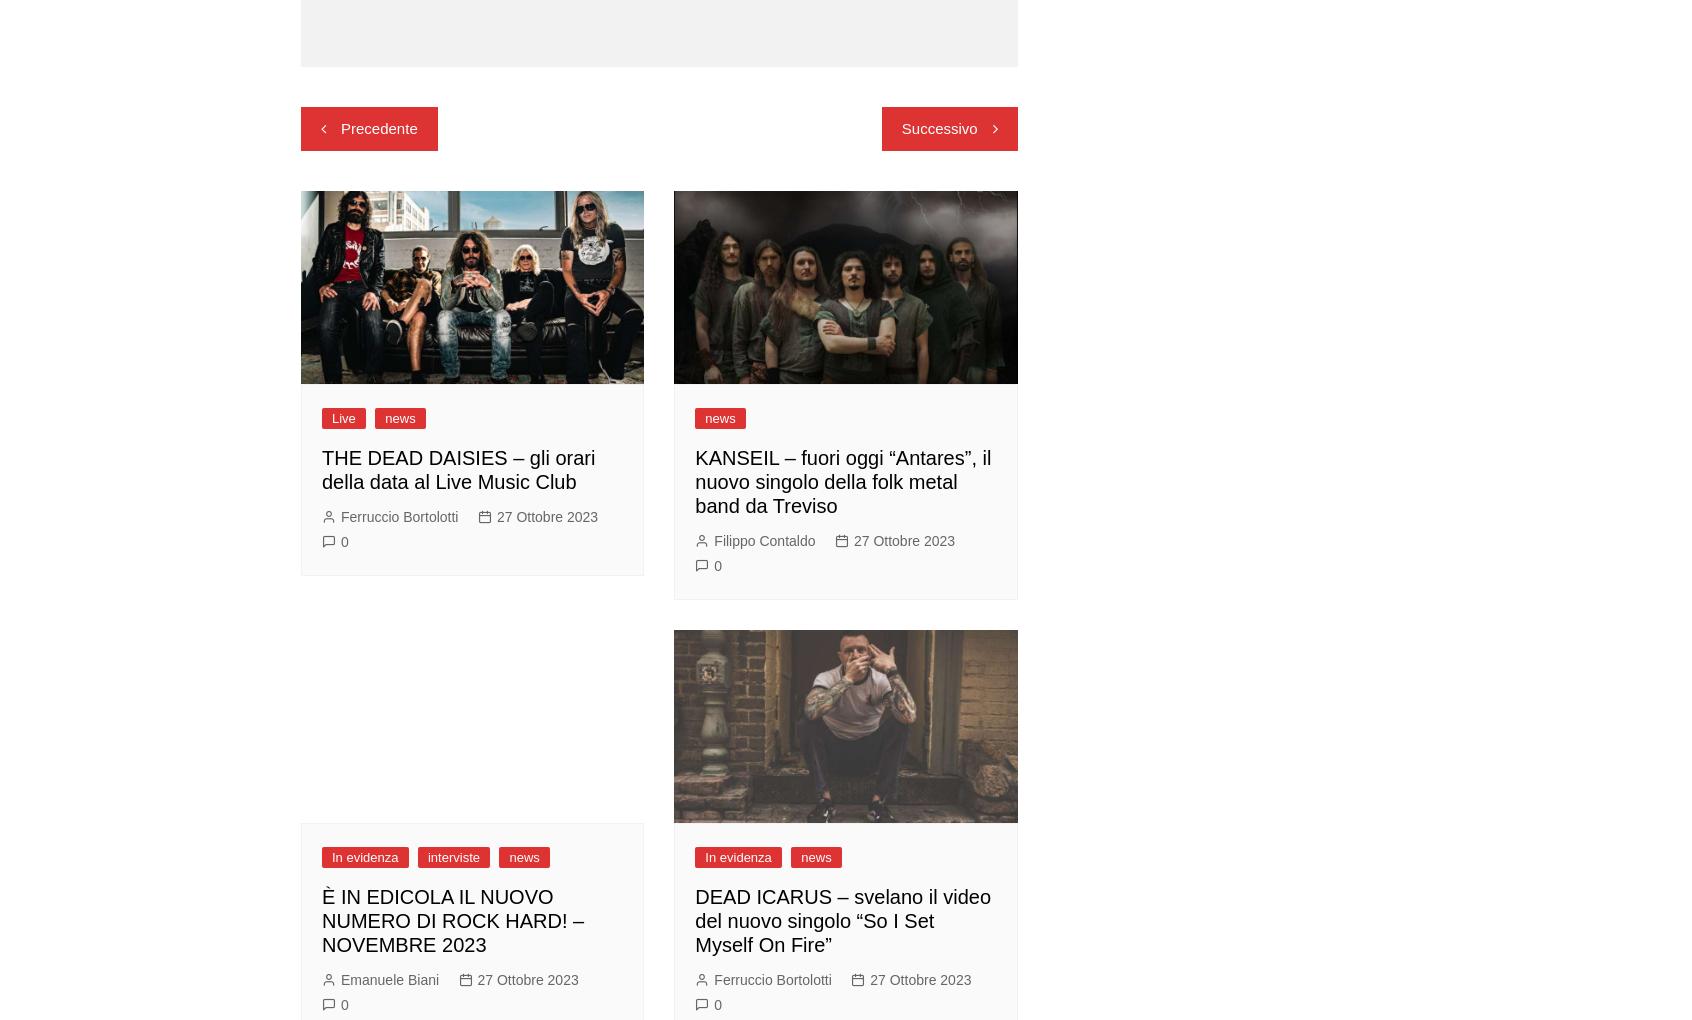  What do you see at coordinates (342, 418) in the screenshot?
I see `'Live'` at bounding box center [342, 418].